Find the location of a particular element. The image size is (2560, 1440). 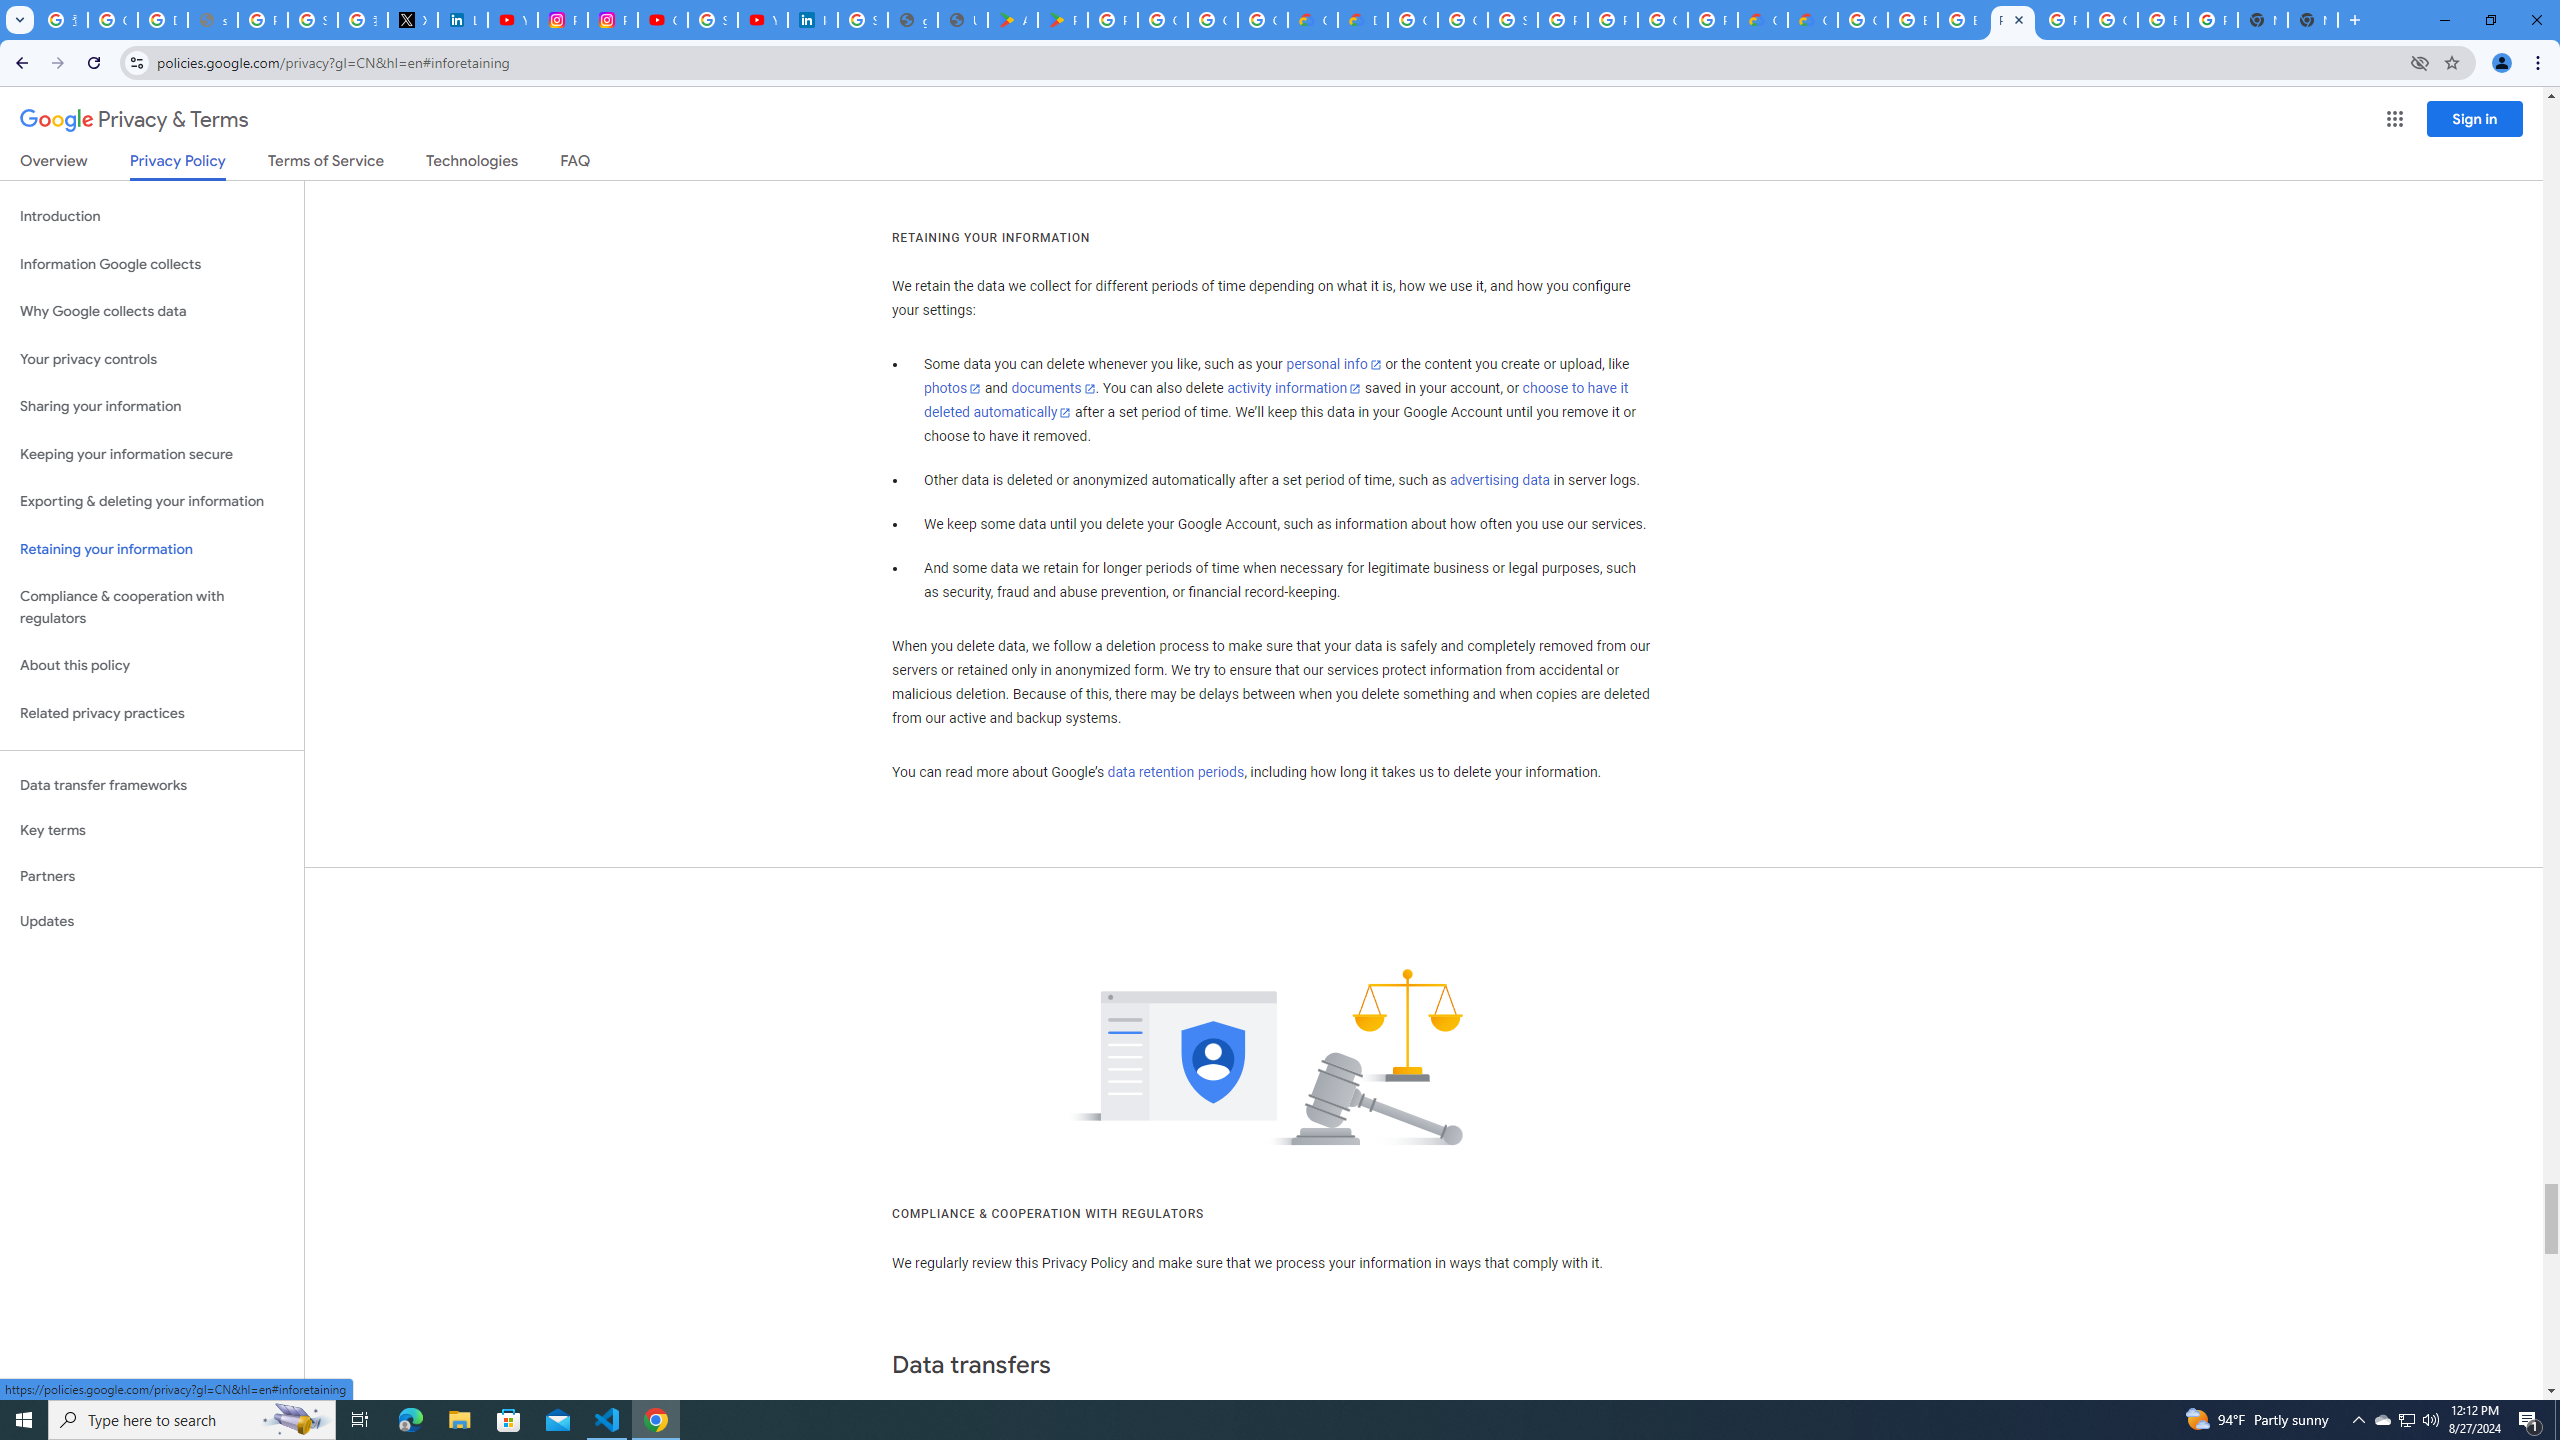

'photos' is located at coordinates (953, 387).